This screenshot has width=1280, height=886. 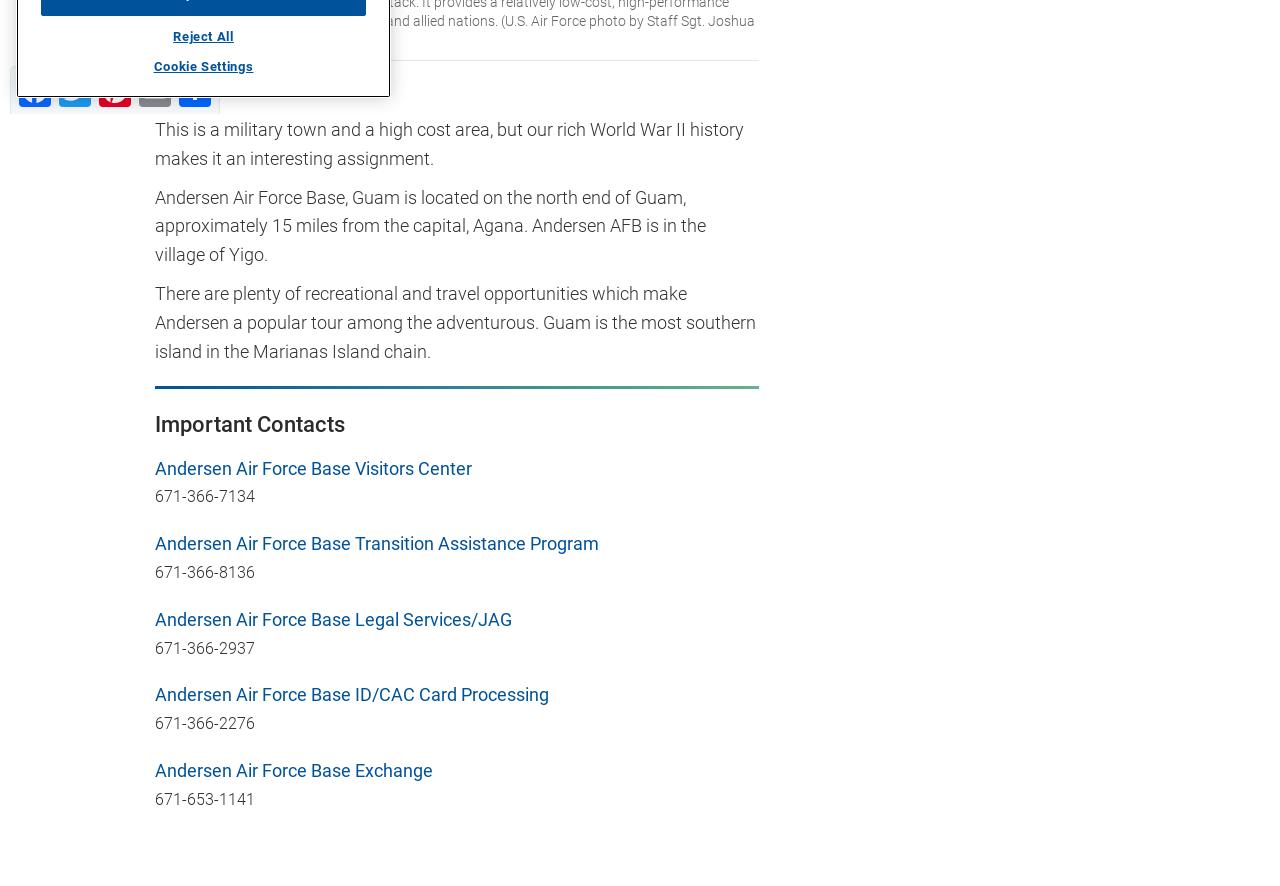 I want to click on 'There are plenty of recreational and travel opportunities which make Andersen a popular tour among the adventurous. Guam is the most southern island in the Marianas Island chain.', so click(x=454, y=320).